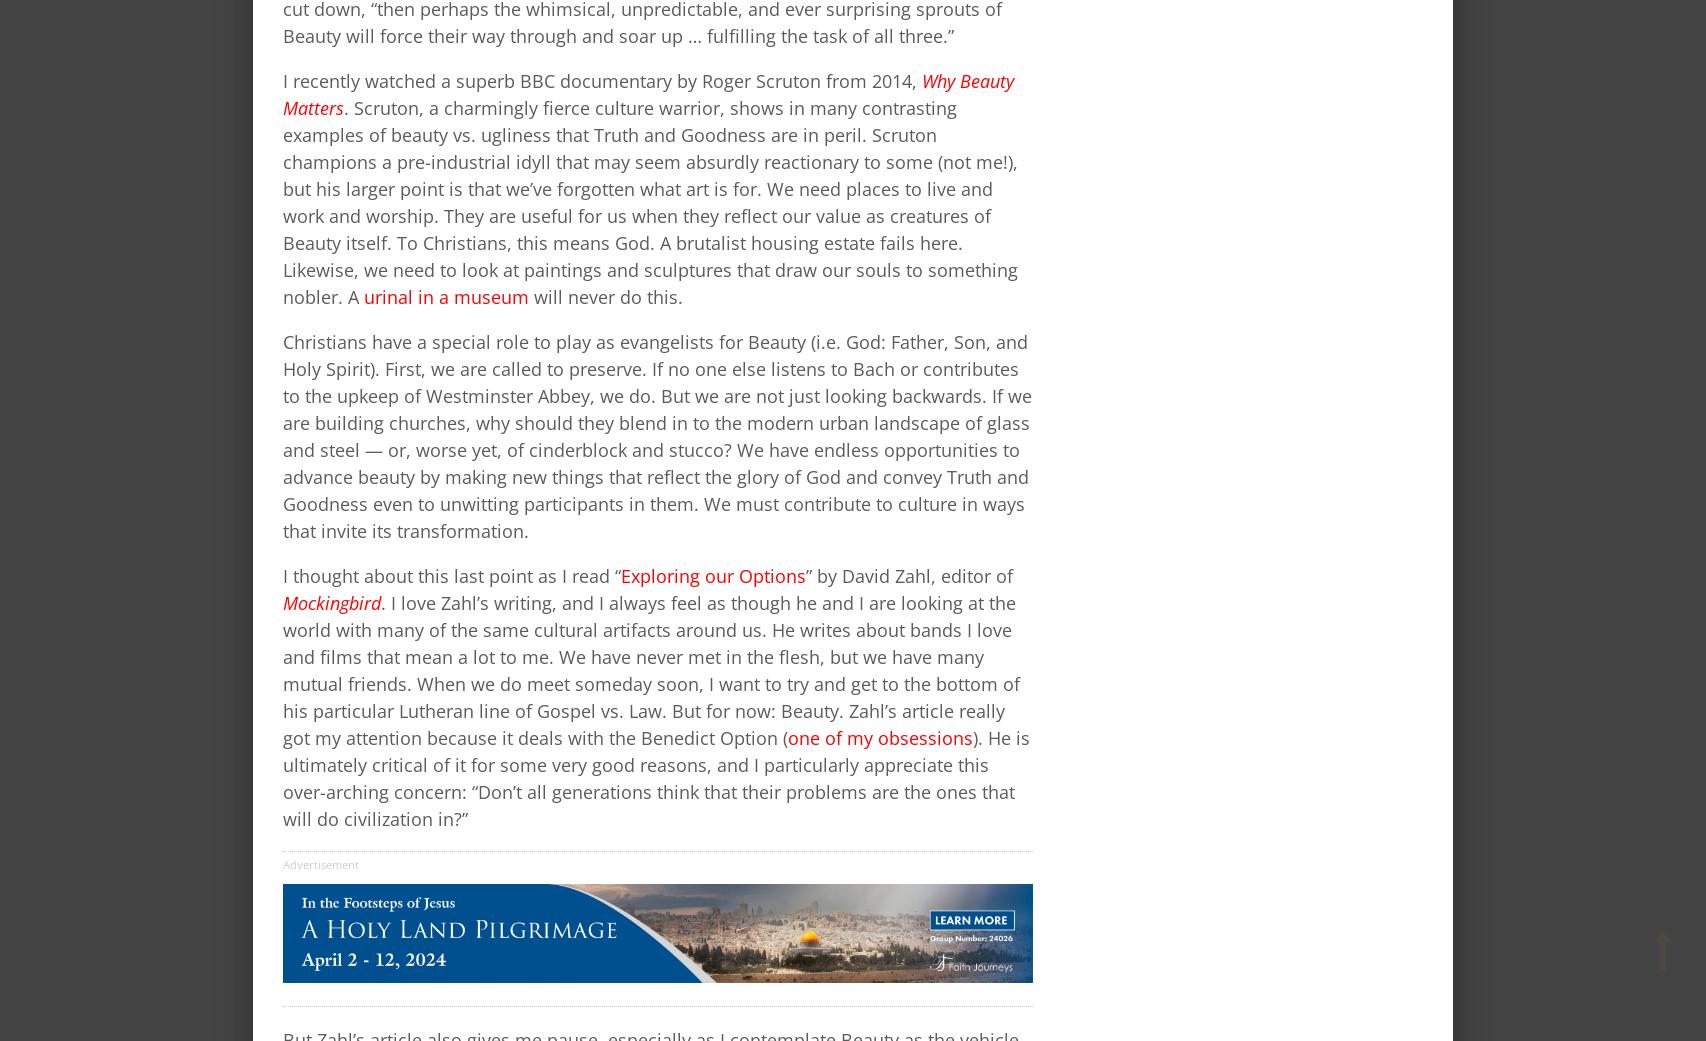 This screenshot has width=1706, height=1041. Describe the element at coordinates (283, 78) in the screenshot. I see `'I recently watched a superb BBC documentary by Roger Scruton from 2014,'` at that location.